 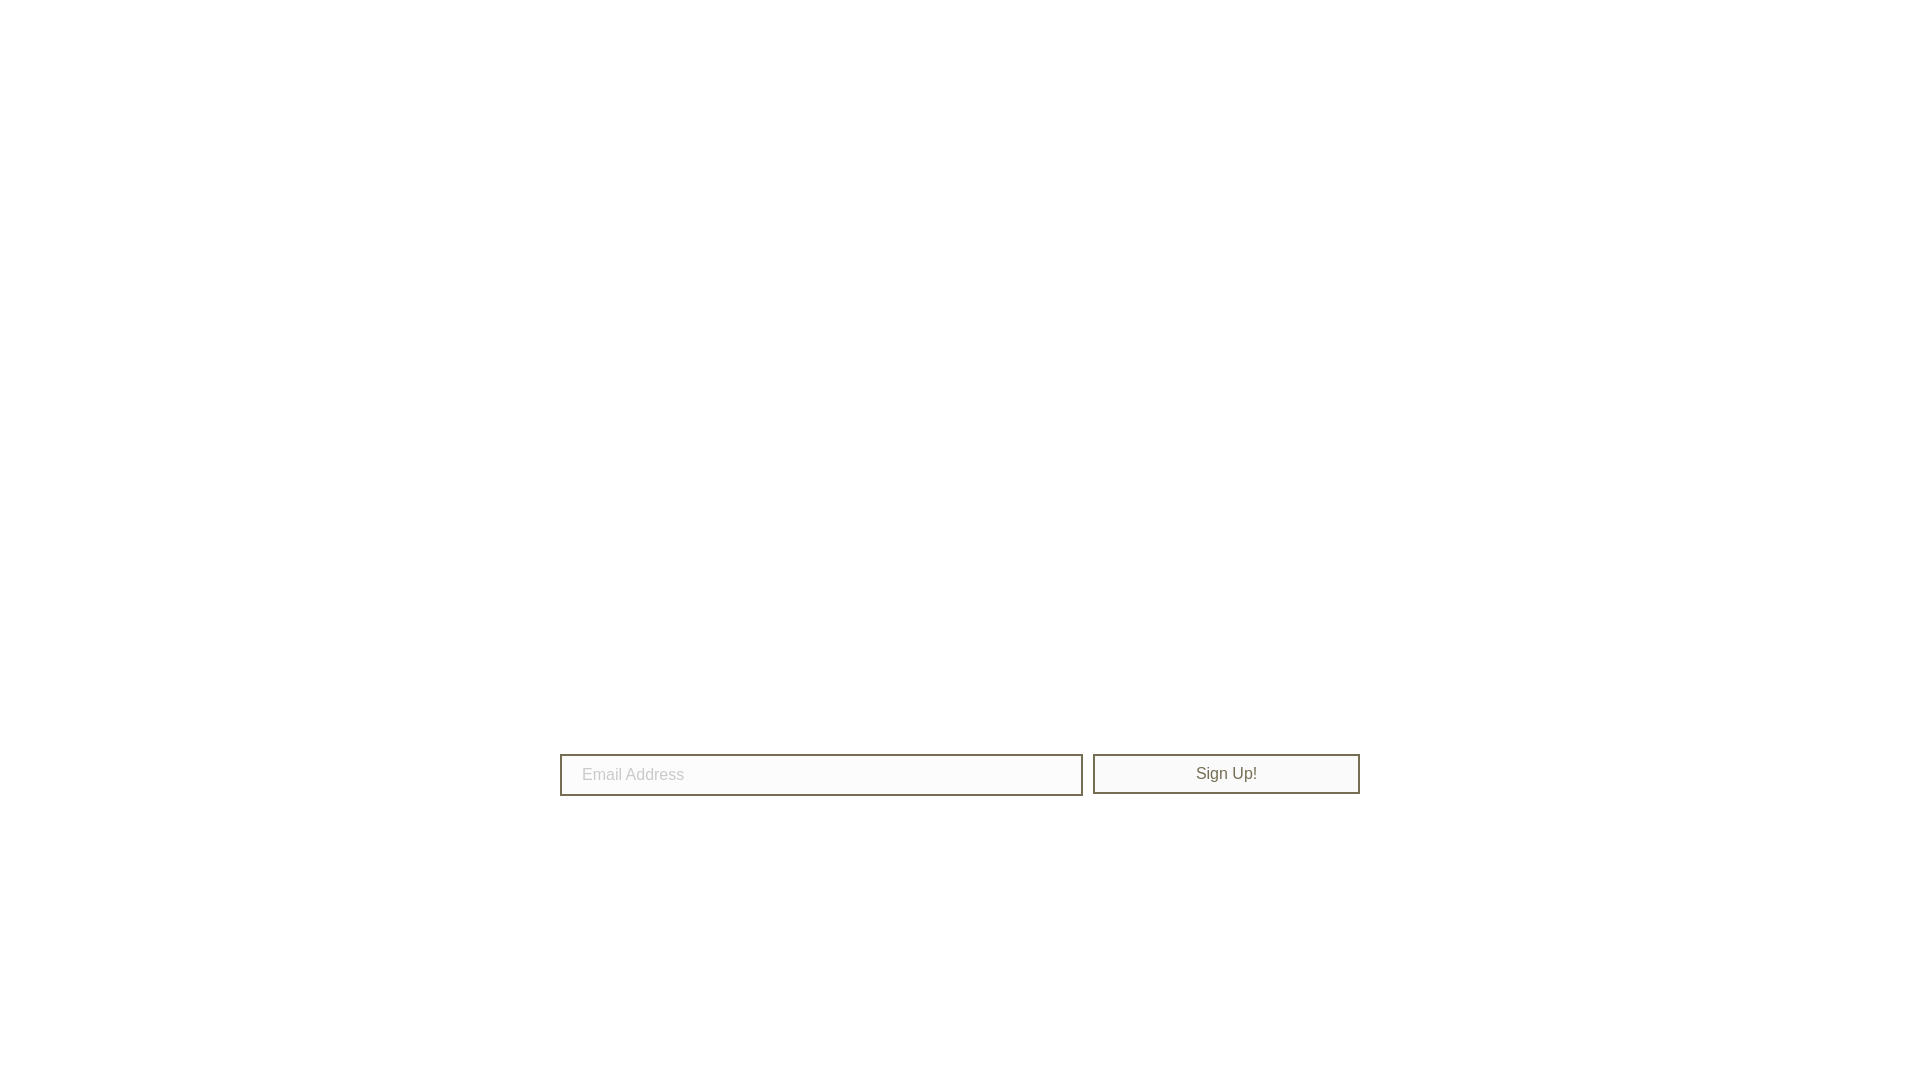 I want to click on 'Sign Up!', so click(x=1225, y=773).